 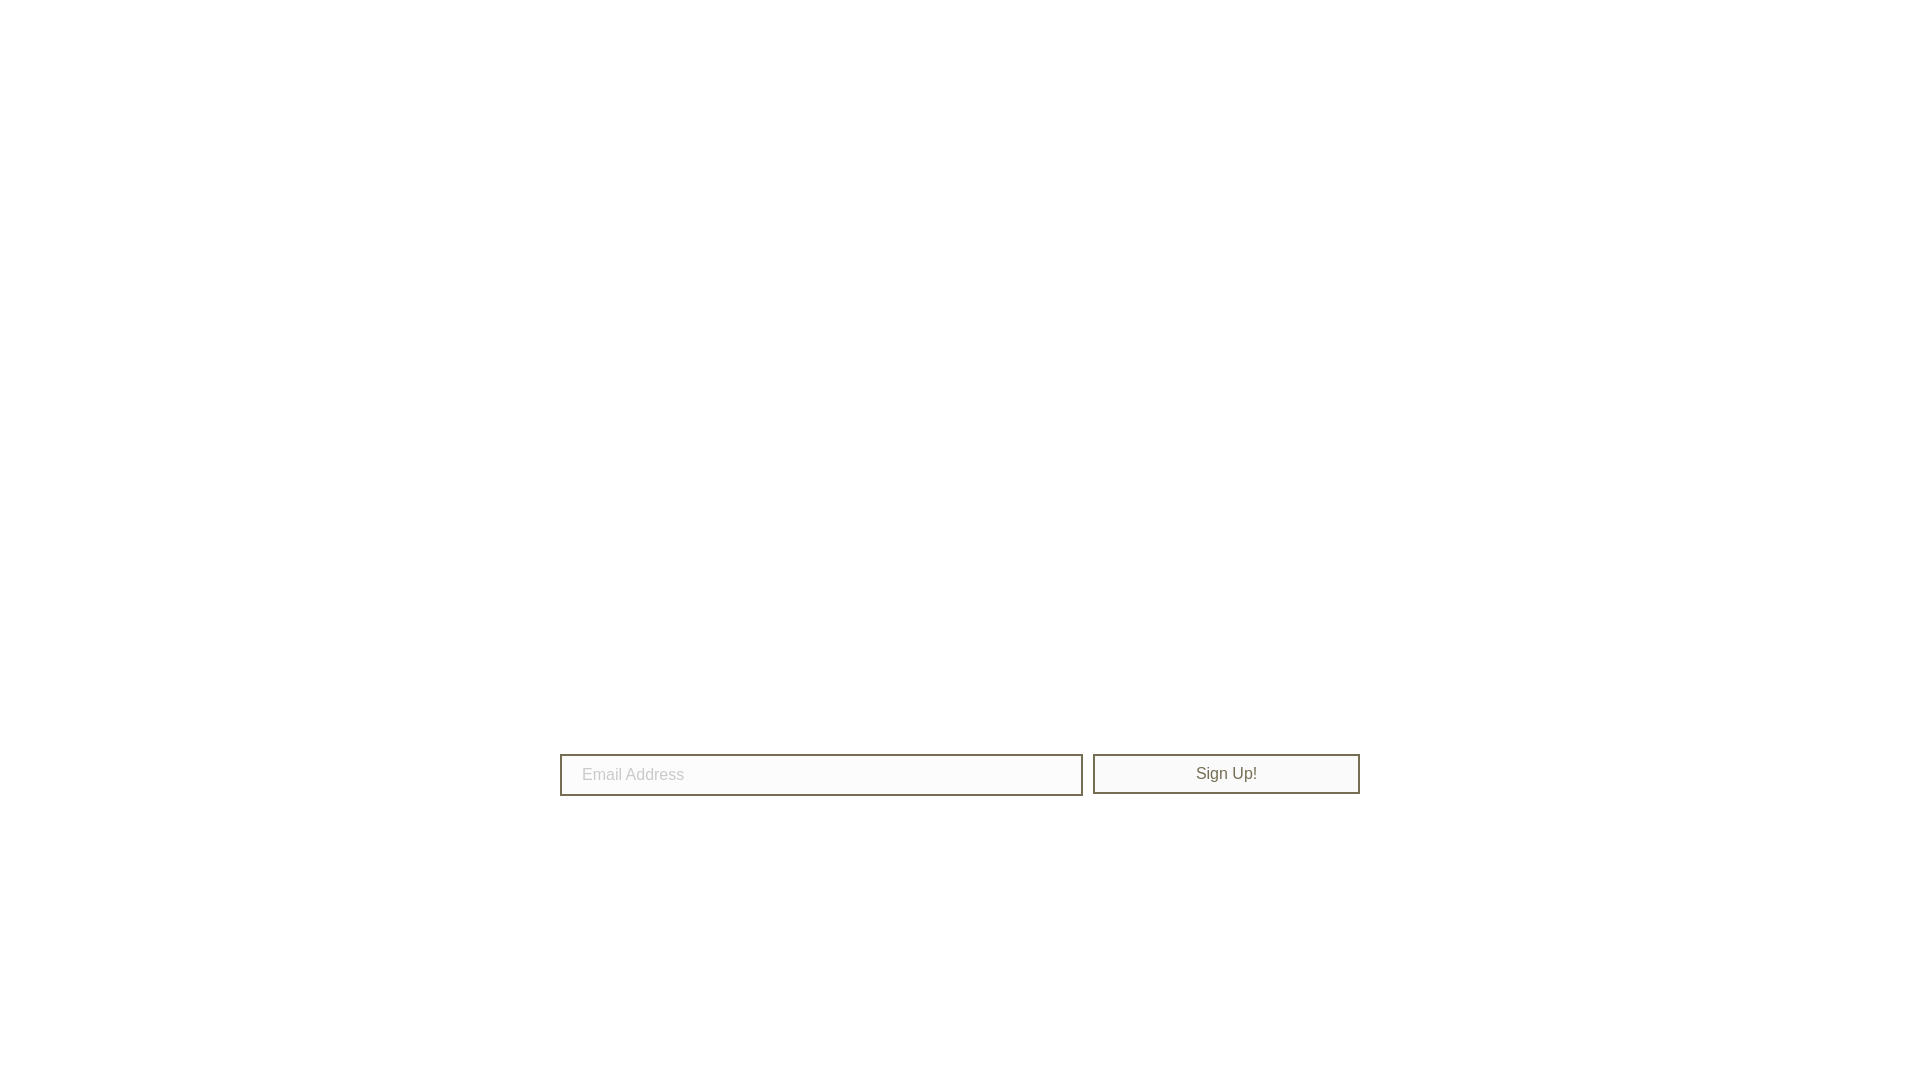 I want to click on 'Sign Up!', so click(x=1225, y=773).